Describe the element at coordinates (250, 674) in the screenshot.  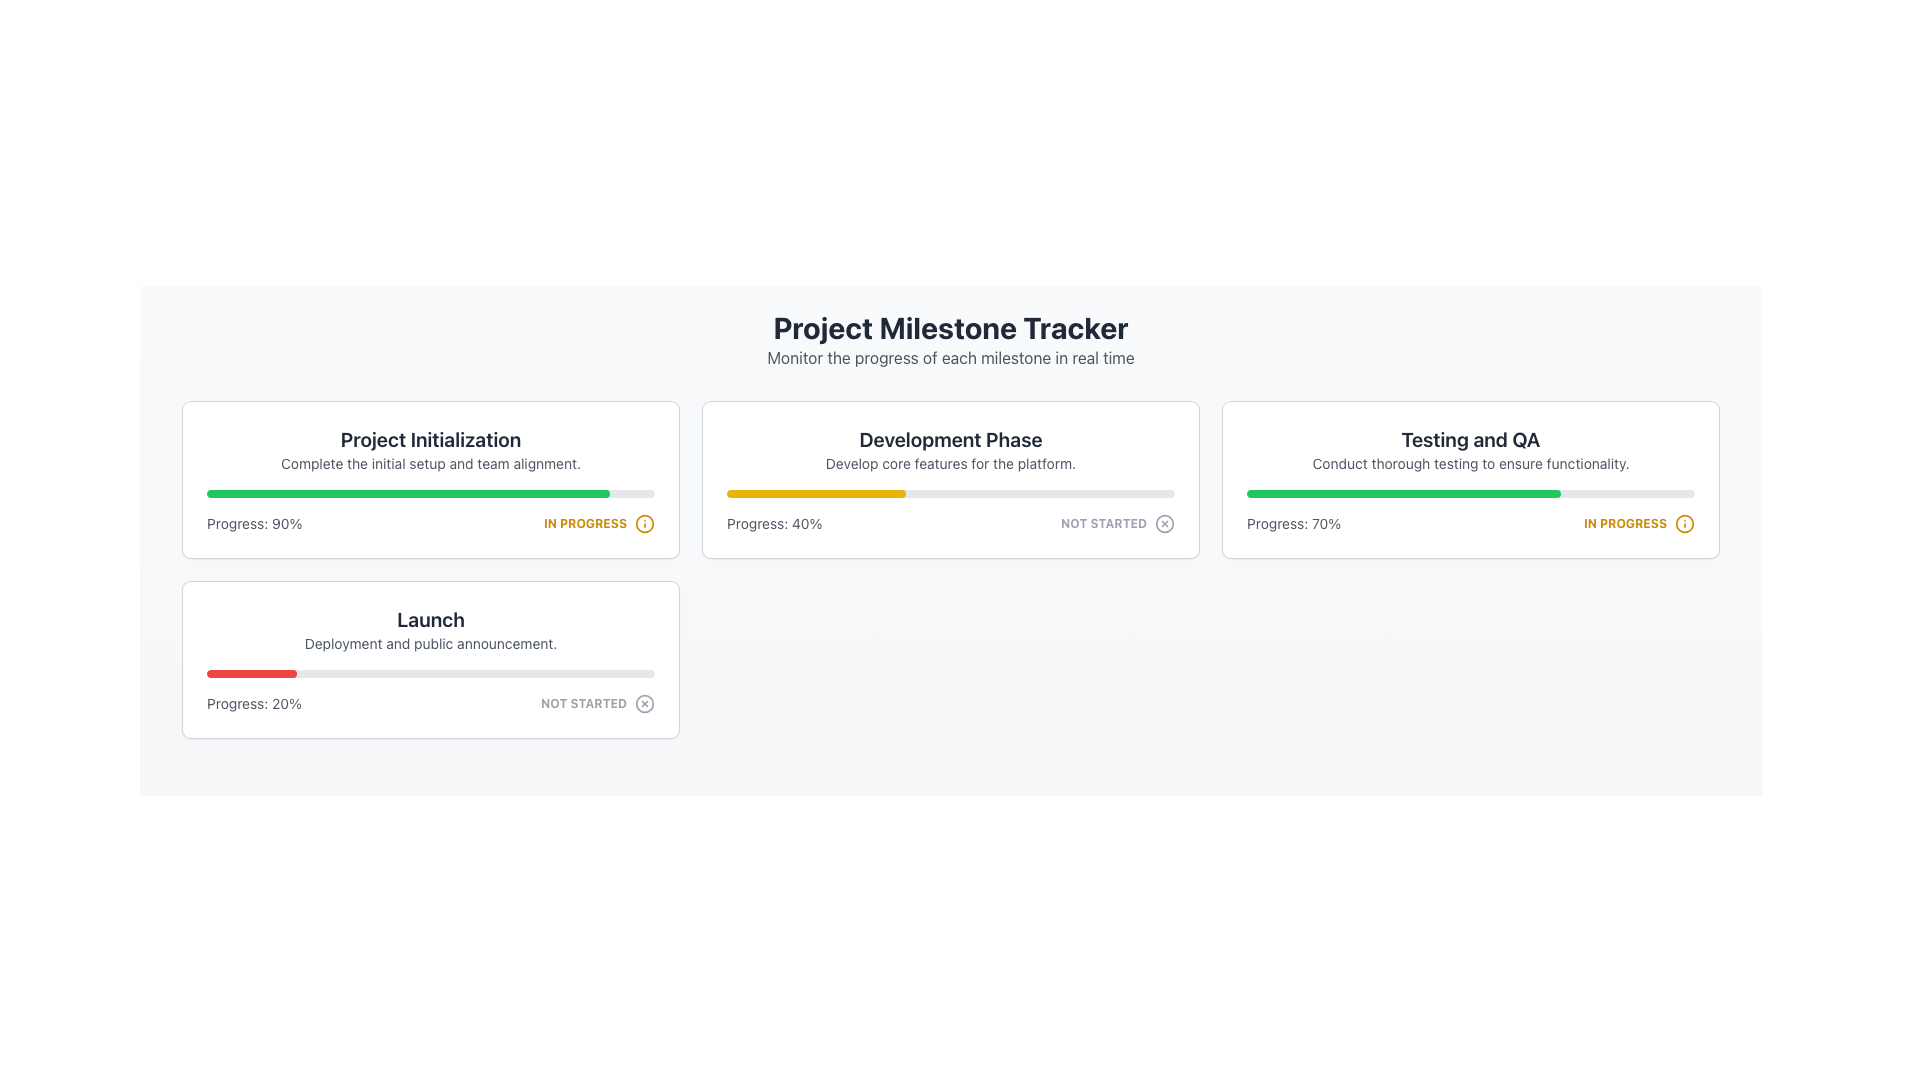
I see `the progress indicator that visually represents the current progress of the 'Launch' milestone, indicating a 20% completion level, located in the bottom-left tile of the Project Milestone Tracker interface` at that location.